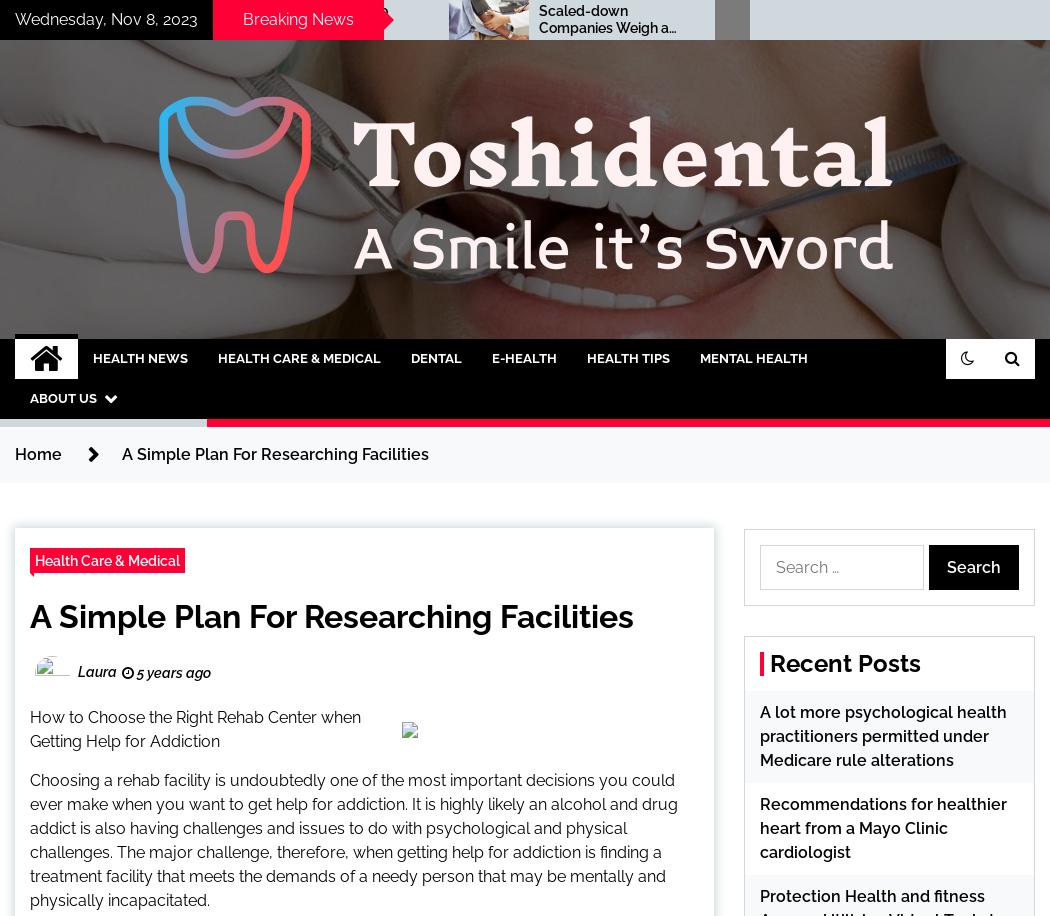 This screenshot has width=1050, height=916. Describe the element at coordinates (877, 60) in the screenshot. I see `'When is the most effective time to brush enamel? Your early morning plan may possibly be undertaking hurt, dentist suggests'` at that location.